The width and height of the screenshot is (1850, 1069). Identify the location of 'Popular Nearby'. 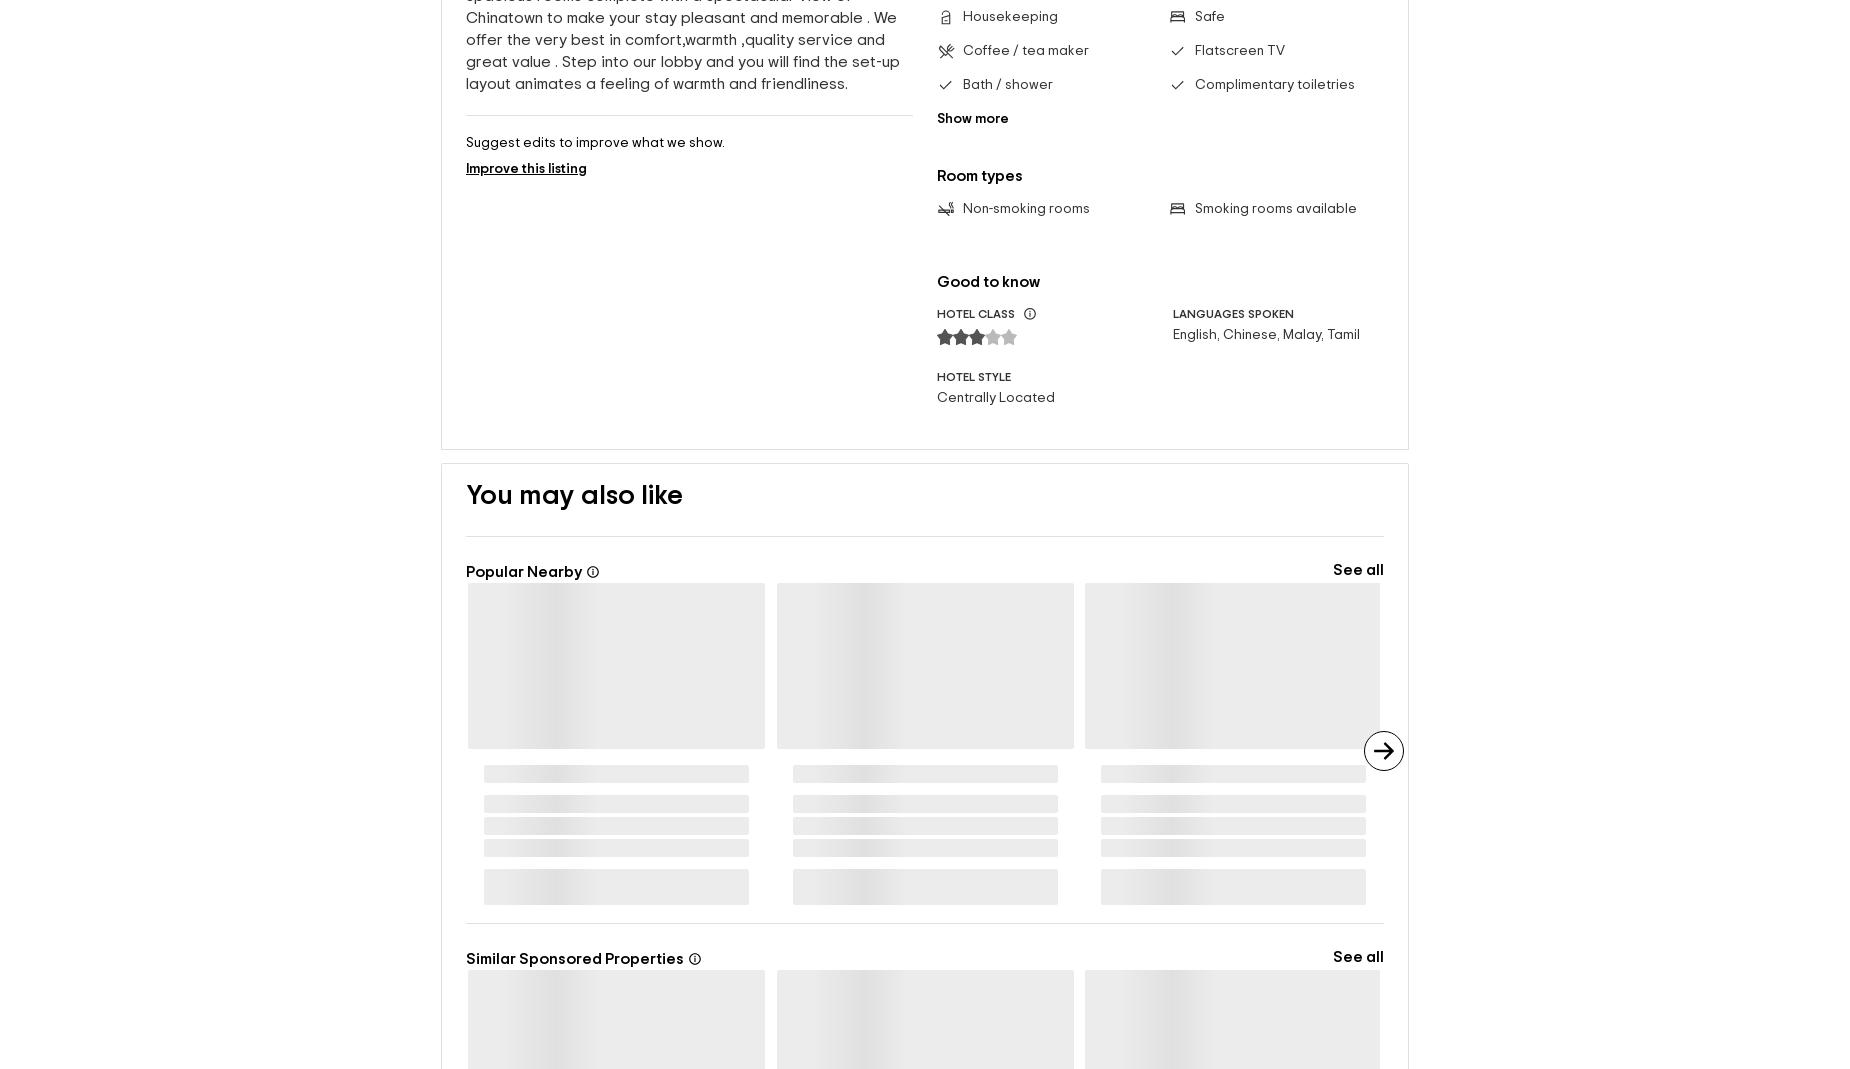
(466, 572).